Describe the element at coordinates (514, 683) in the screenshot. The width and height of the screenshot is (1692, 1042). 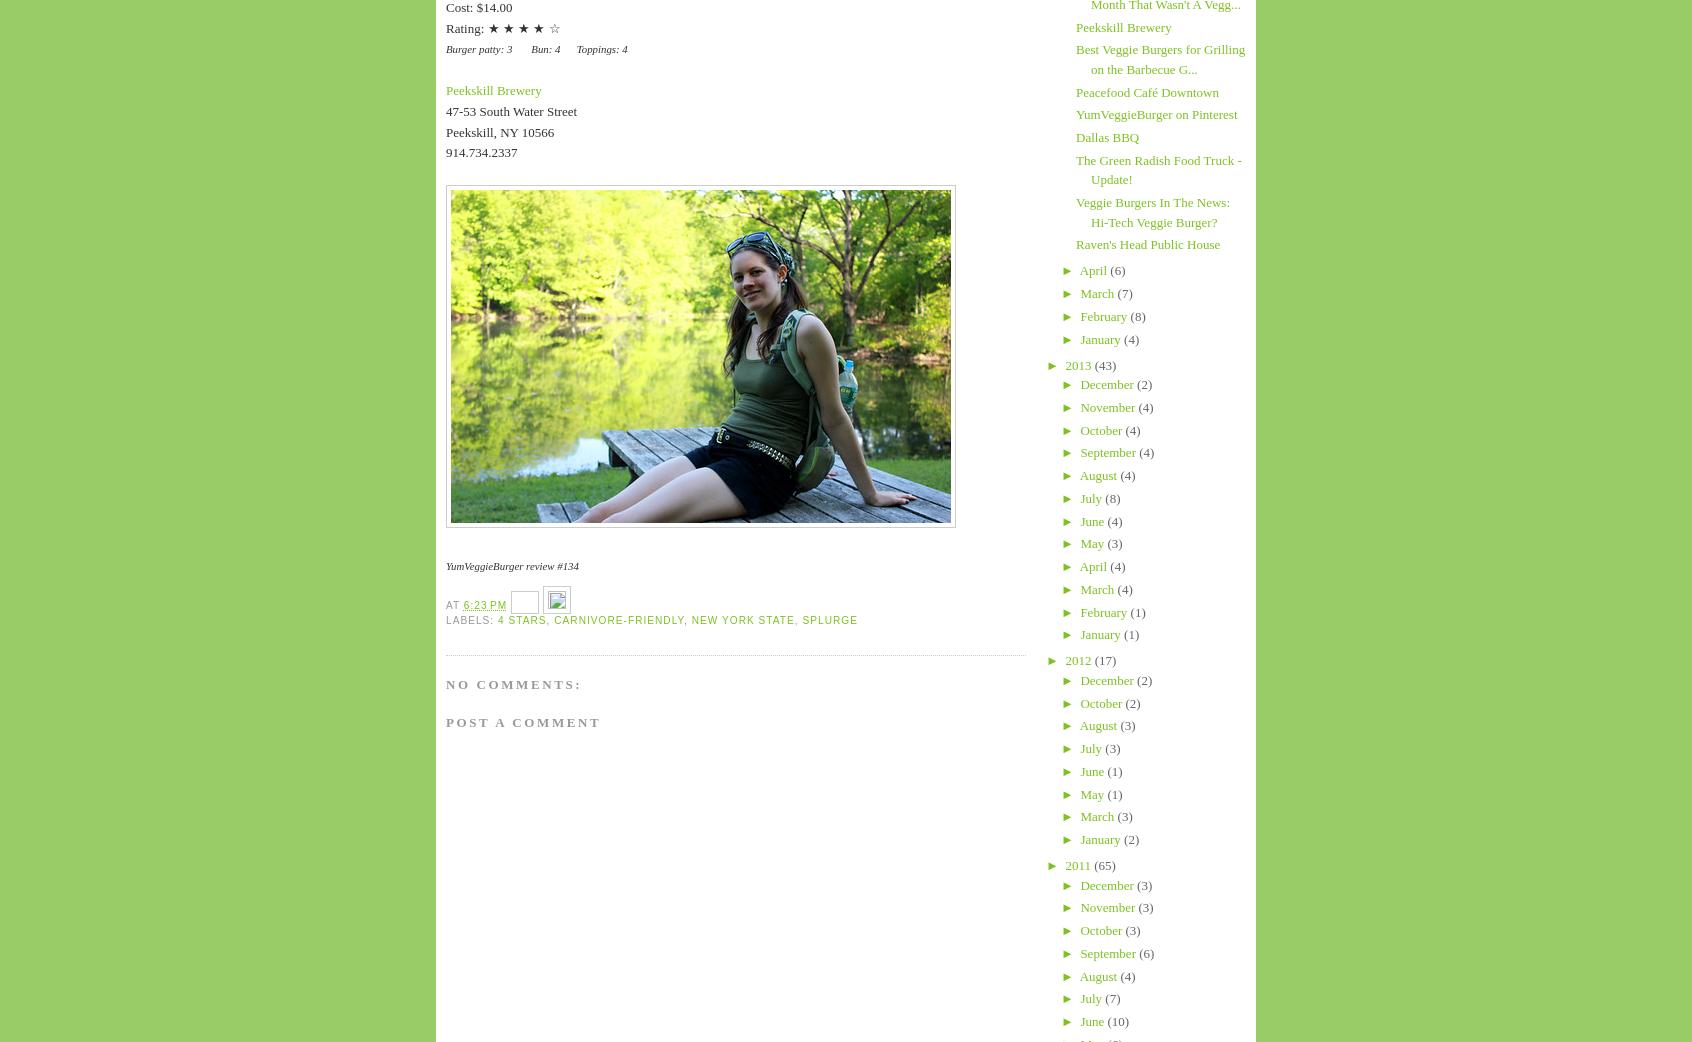
I see `'No comments:'` at that location.